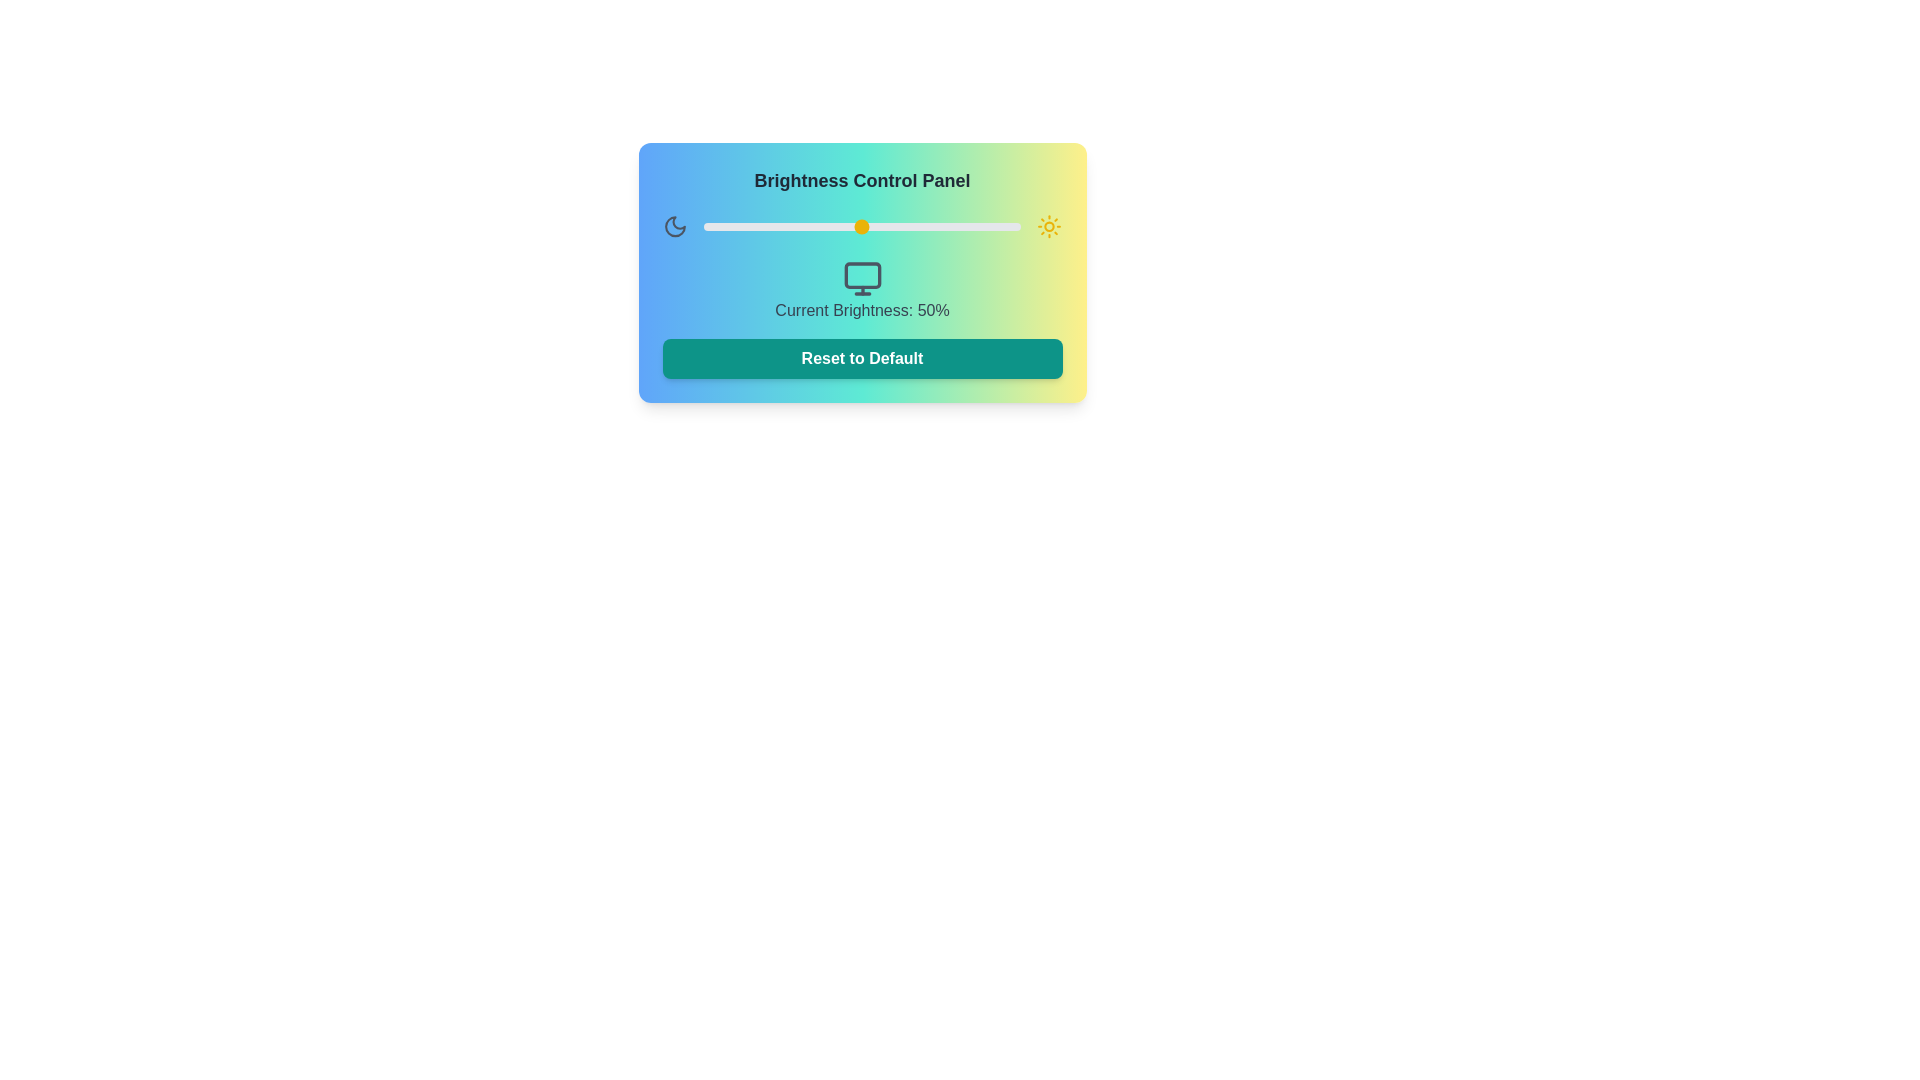 The width and height of the screenshot is (1920, 1080). Describe the element at coordinates (808, 226) in the screenshot. I see `the brightness level` at that location.